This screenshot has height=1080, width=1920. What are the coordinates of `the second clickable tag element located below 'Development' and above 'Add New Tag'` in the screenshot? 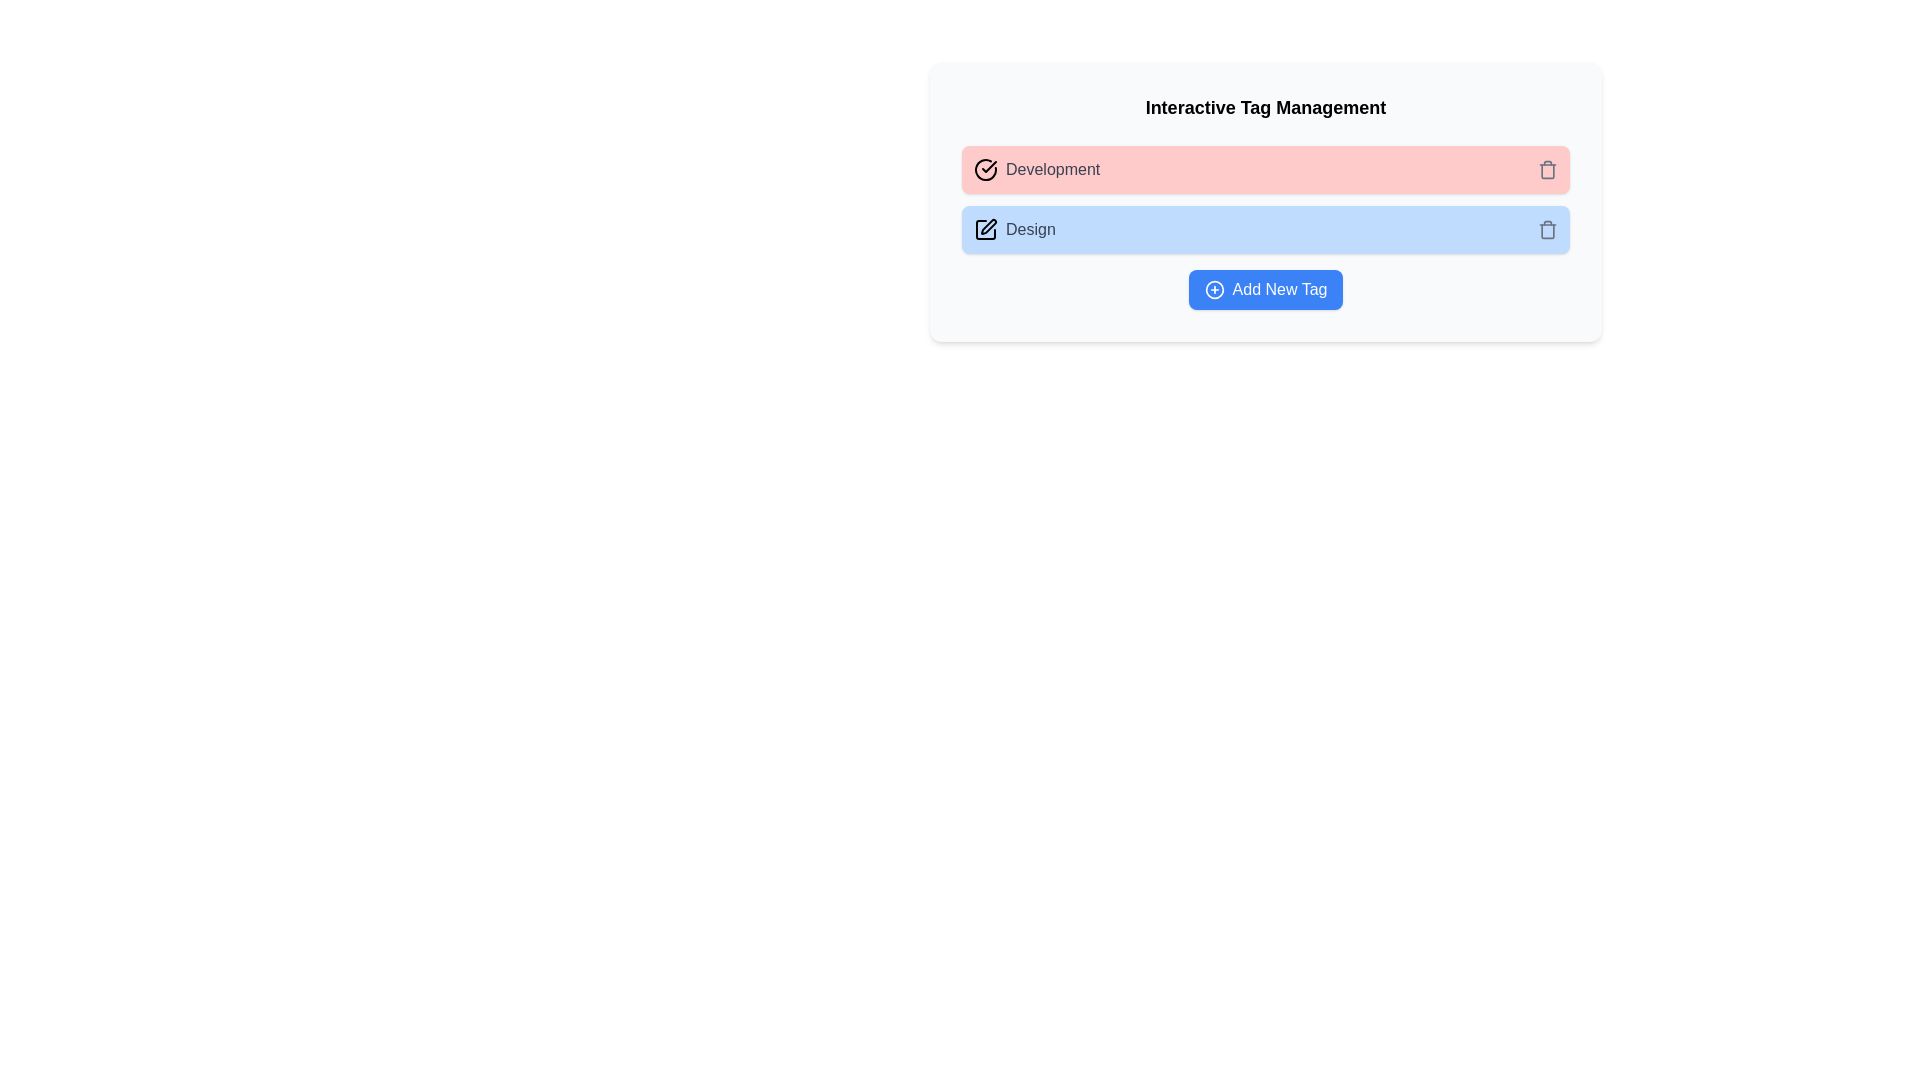 It's located at (1265, 201).